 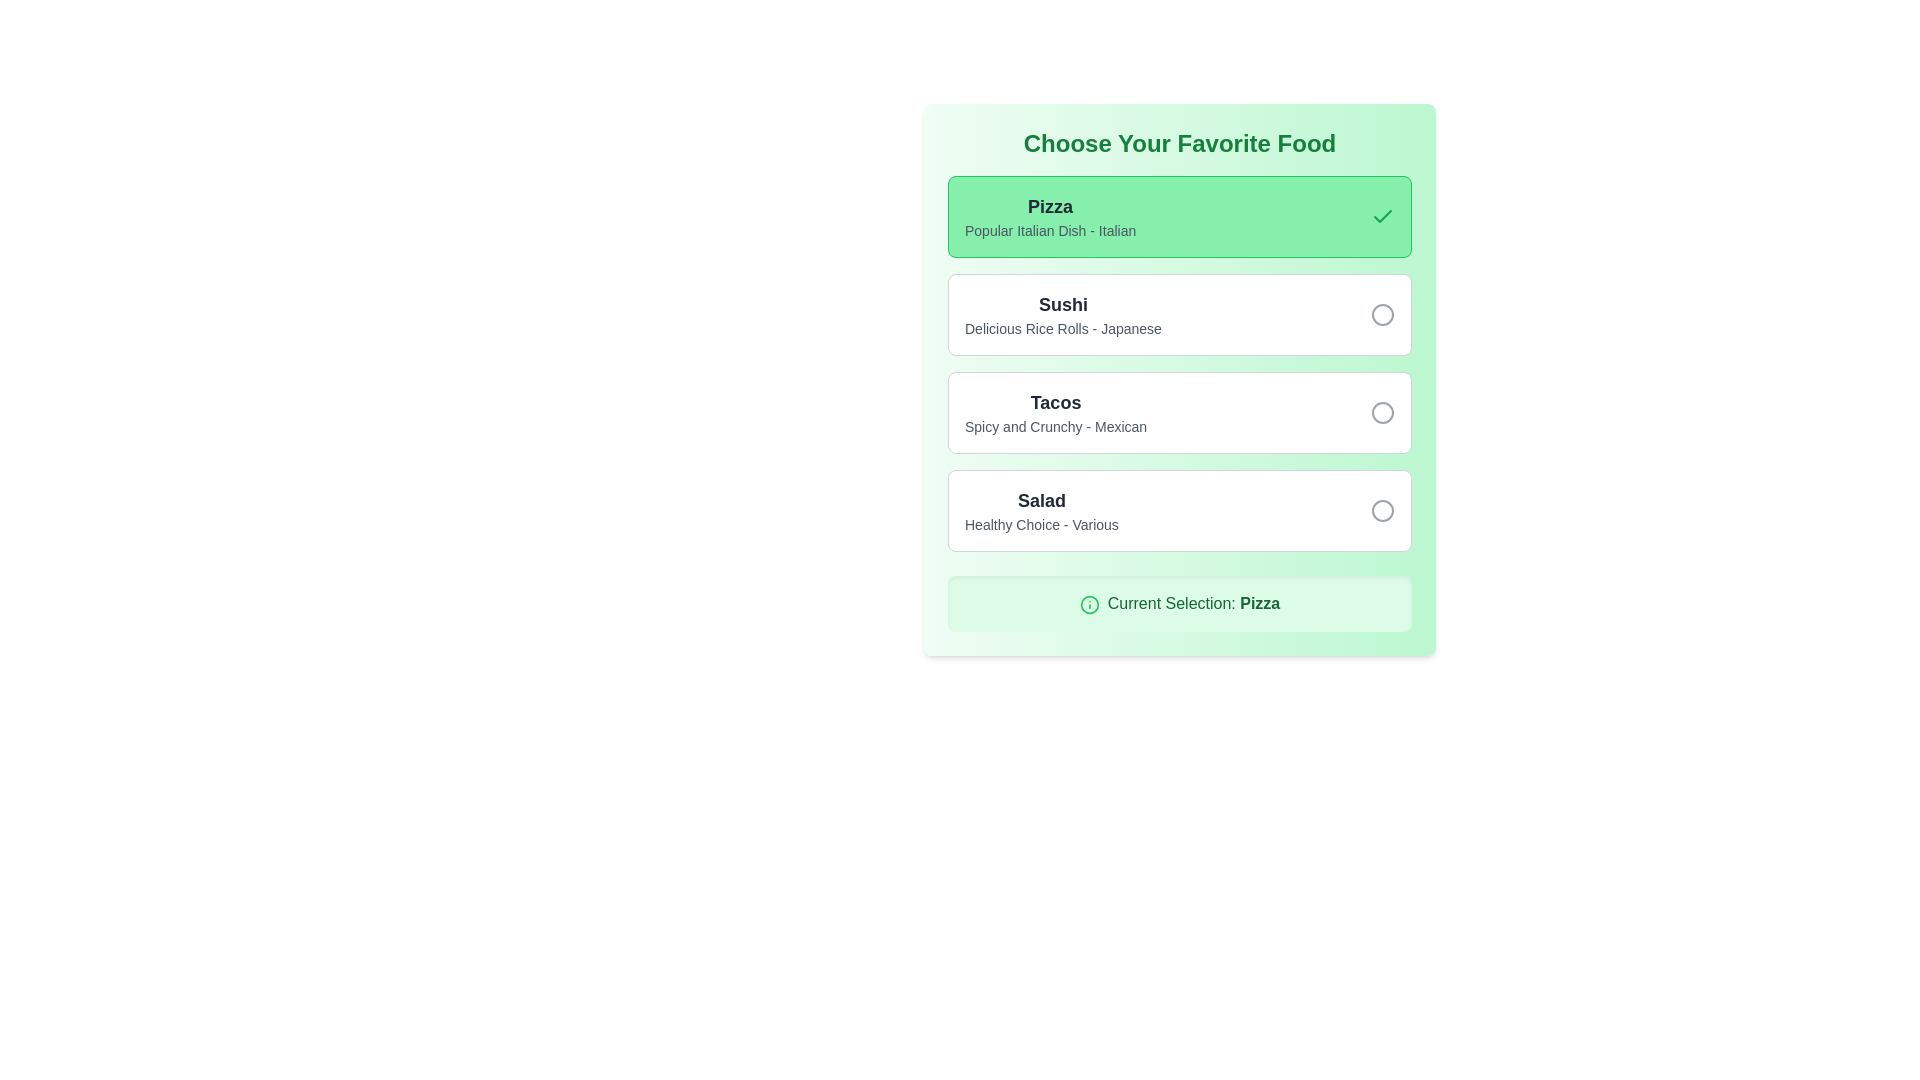 I want to click on the circular radio button located on the far right side of the 'Tacos' option, so click(x=1381, y=411).